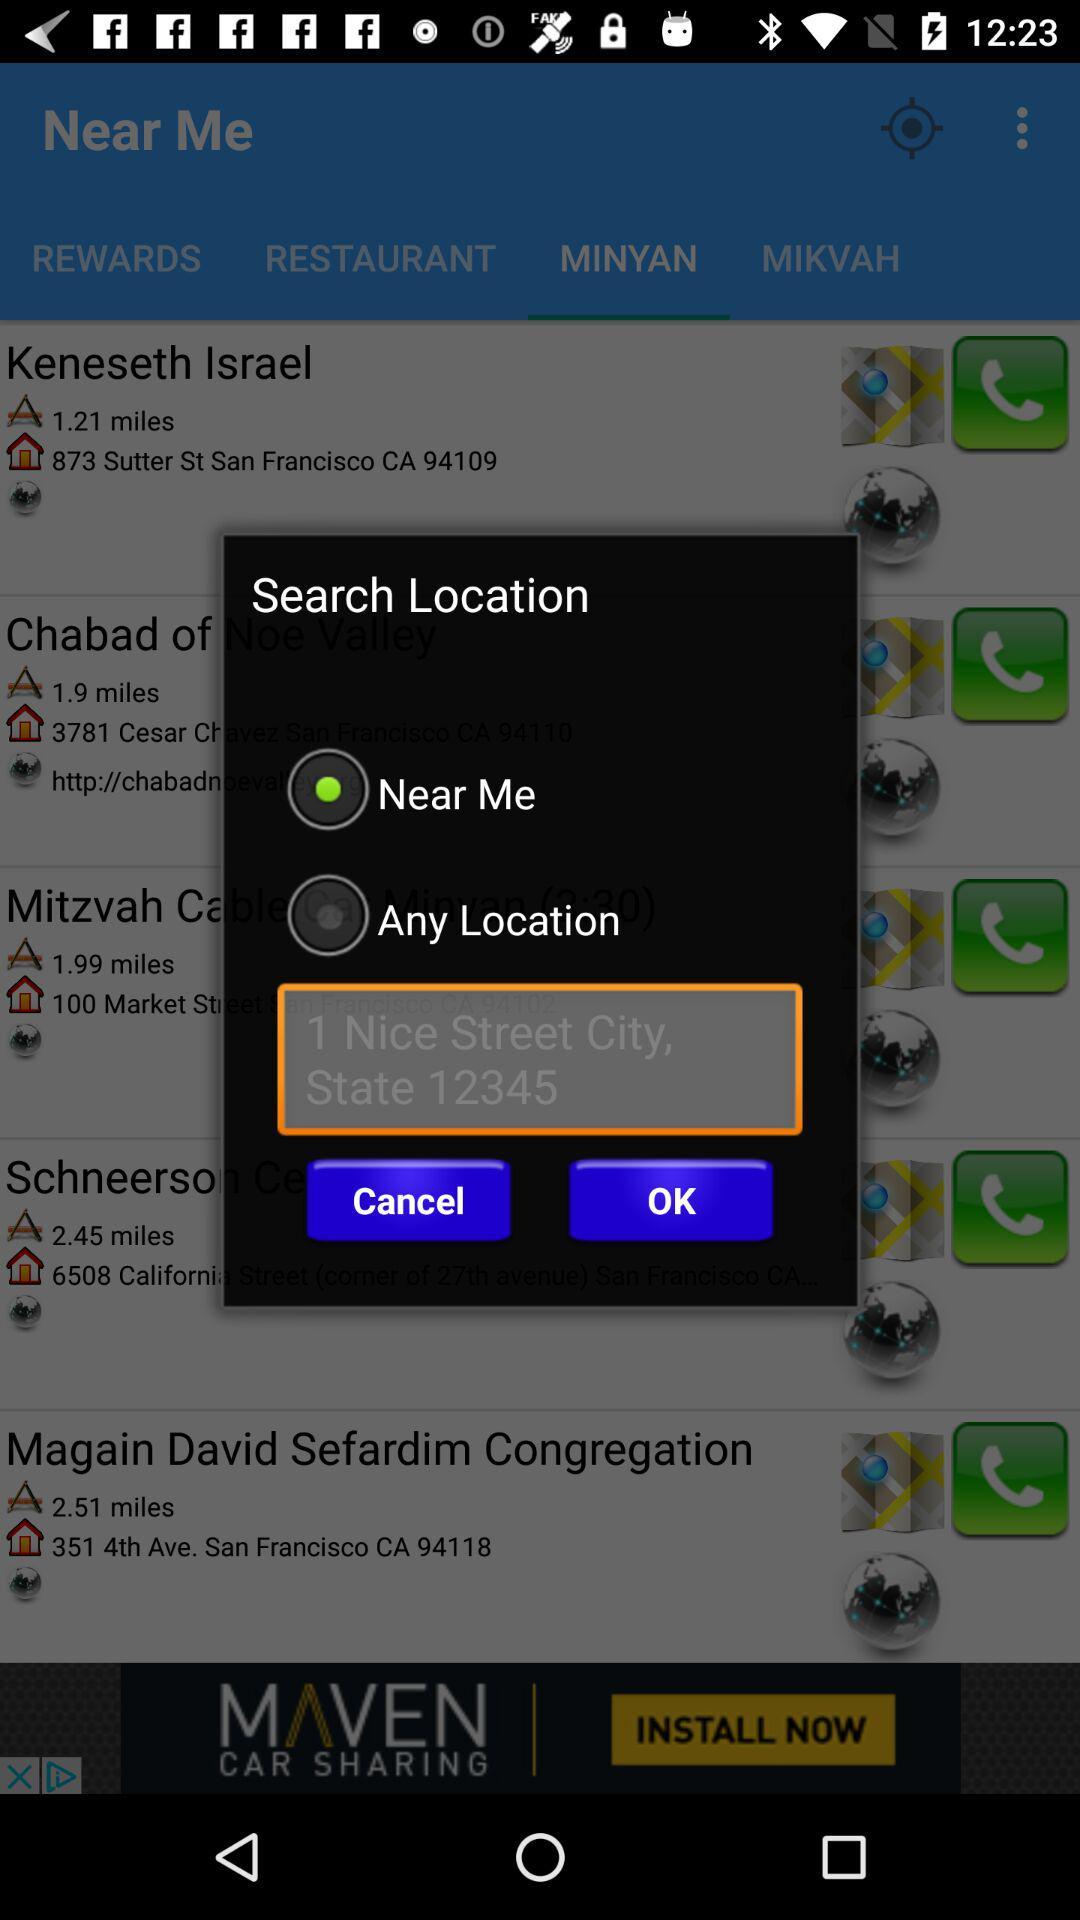 The height and width of the screenshot is (1920, 1080). What do you see at coordinates (540, 791) in the screenshot?
I see `radio button above the any location radio button` at bounding box center [540, 791].